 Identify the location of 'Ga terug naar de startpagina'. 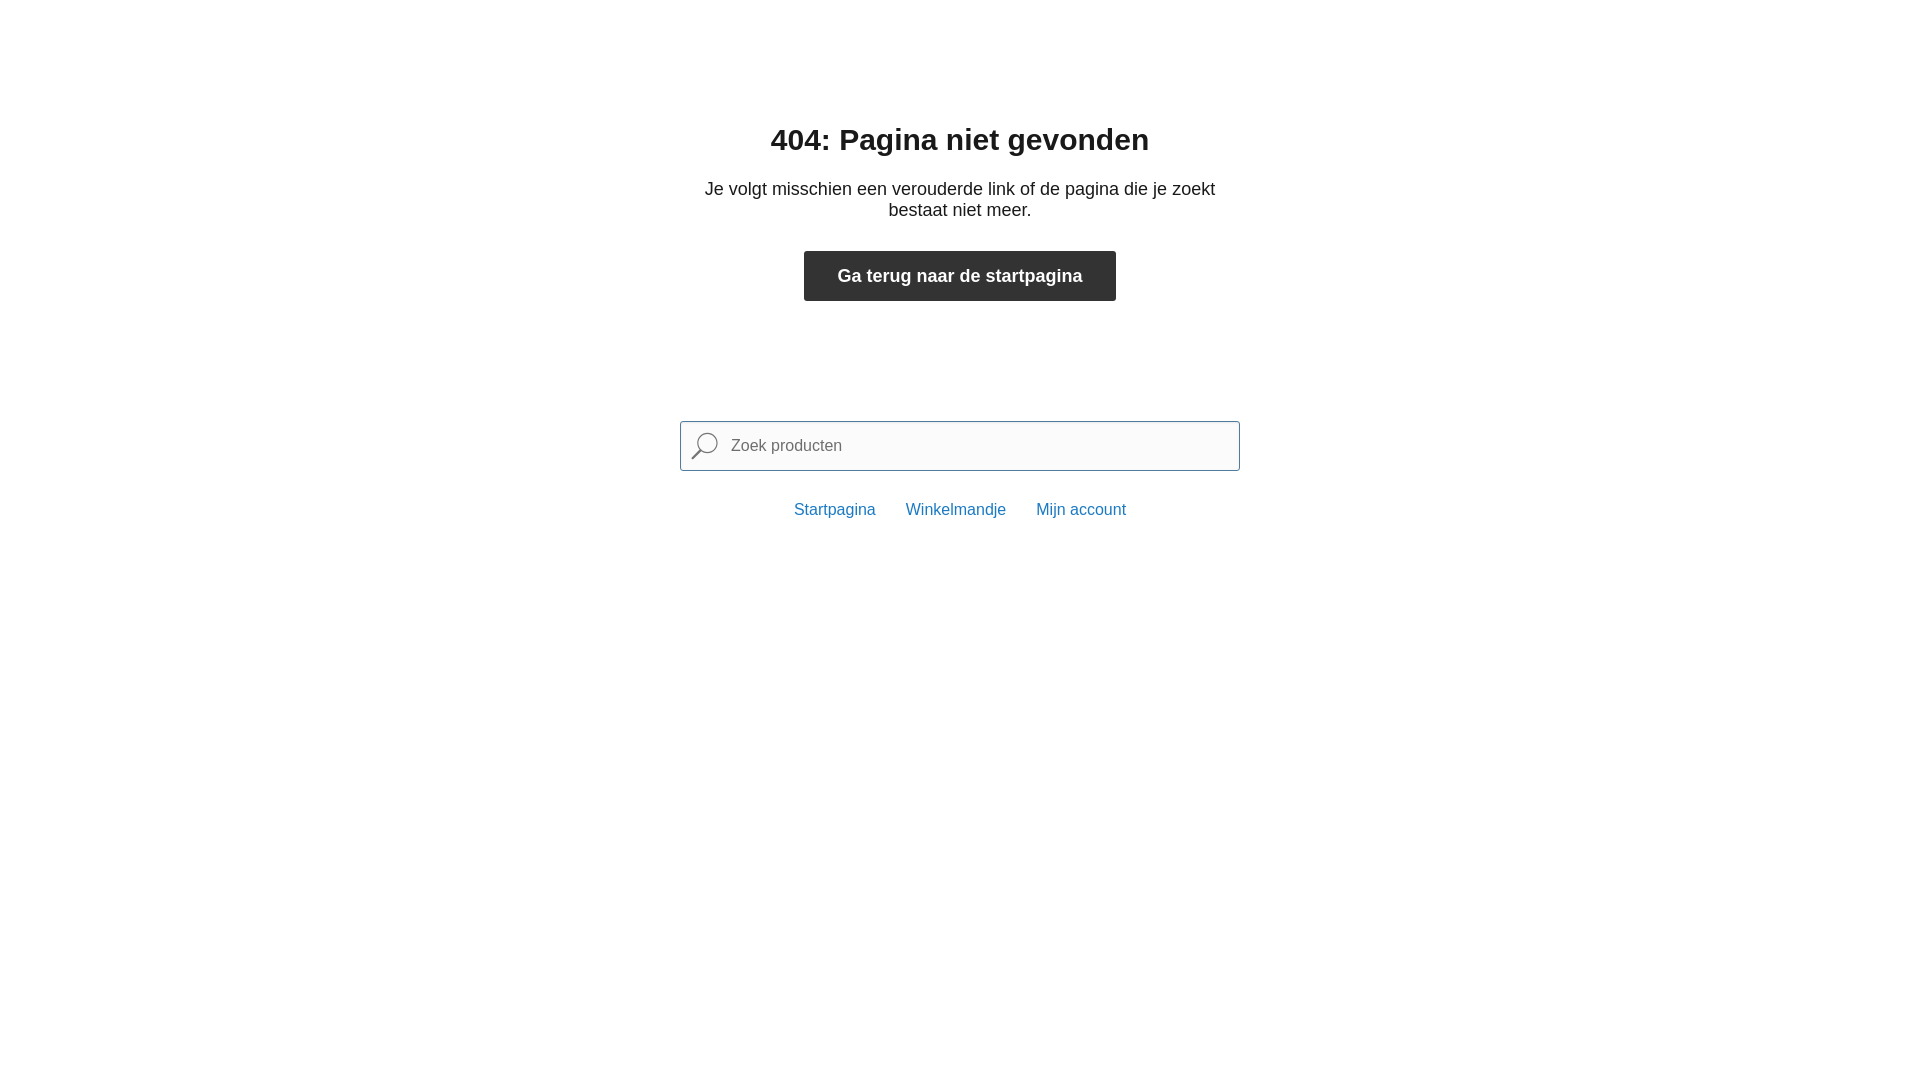
(960, 276).